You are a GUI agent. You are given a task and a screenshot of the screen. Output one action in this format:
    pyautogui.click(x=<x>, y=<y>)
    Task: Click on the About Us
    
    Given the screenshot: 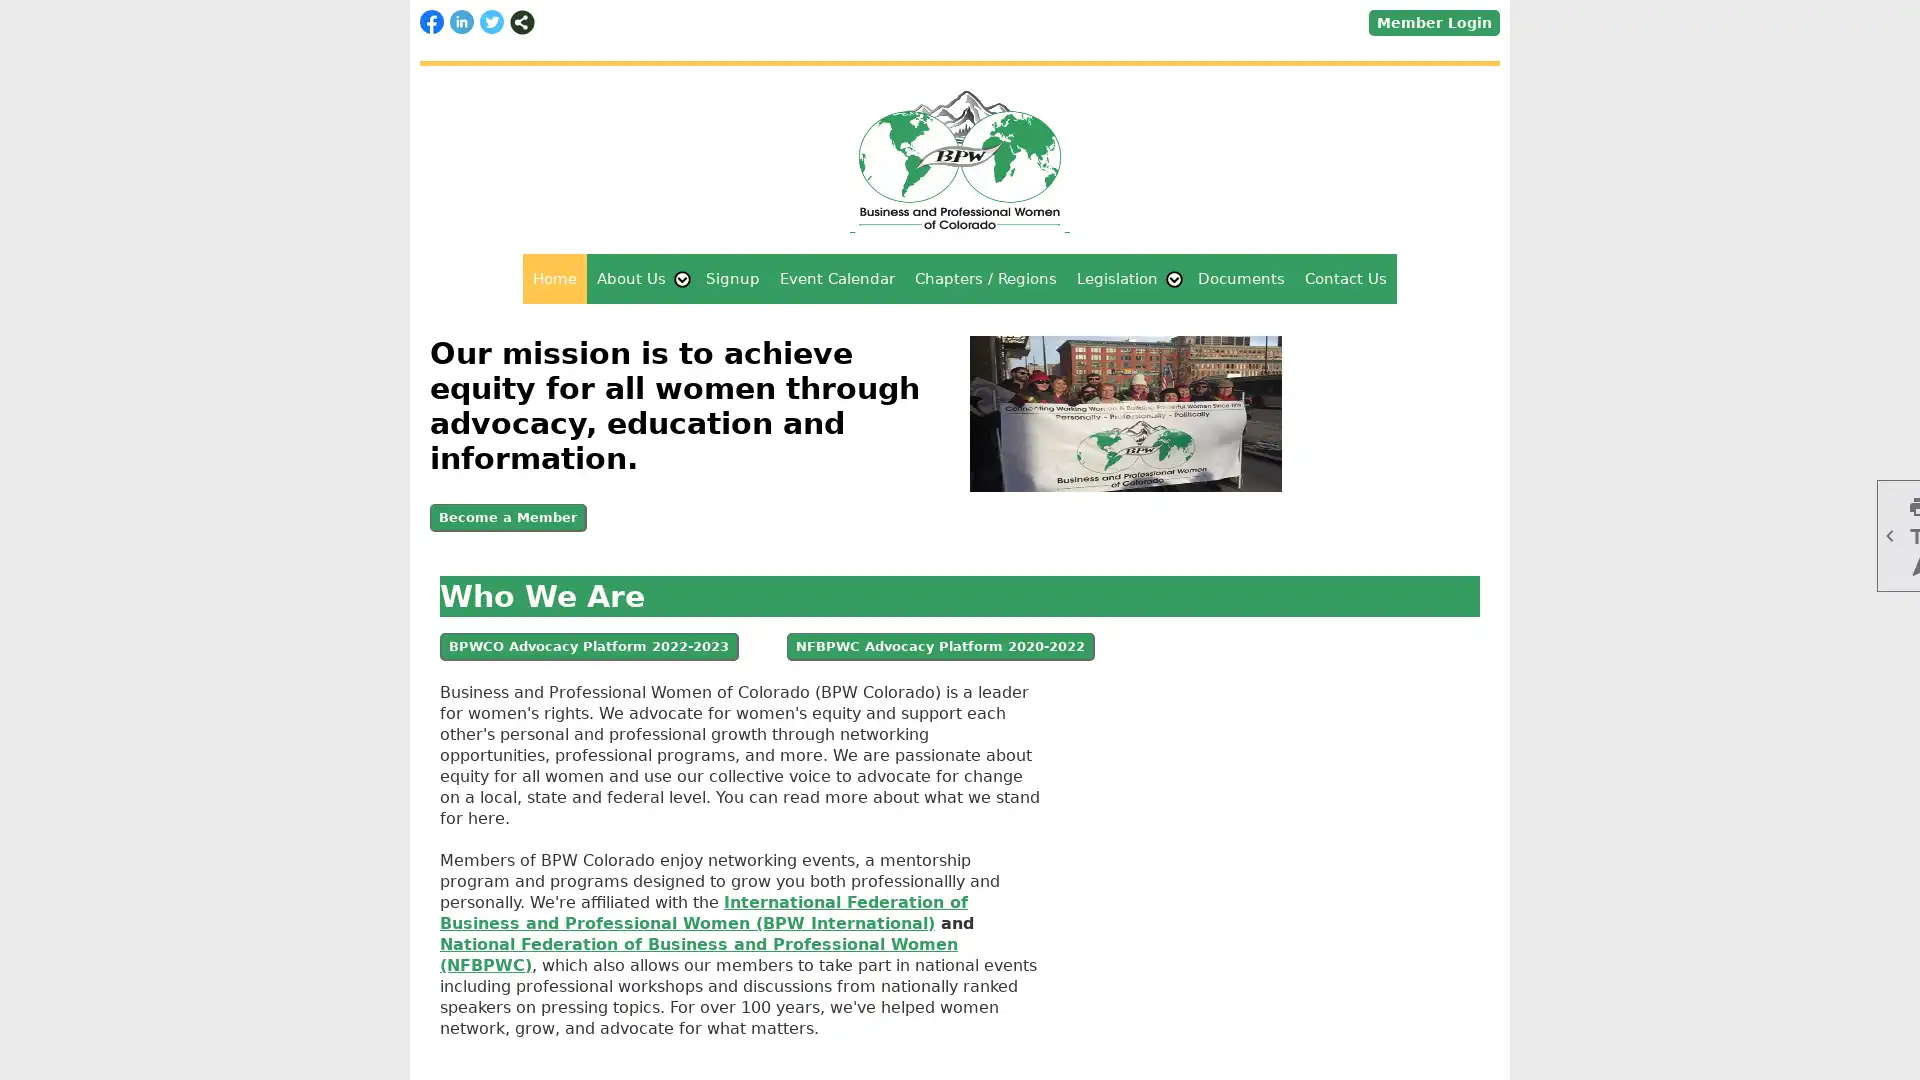 What is the action you would take?
    pyautogui.click(x=641, y=278)
    